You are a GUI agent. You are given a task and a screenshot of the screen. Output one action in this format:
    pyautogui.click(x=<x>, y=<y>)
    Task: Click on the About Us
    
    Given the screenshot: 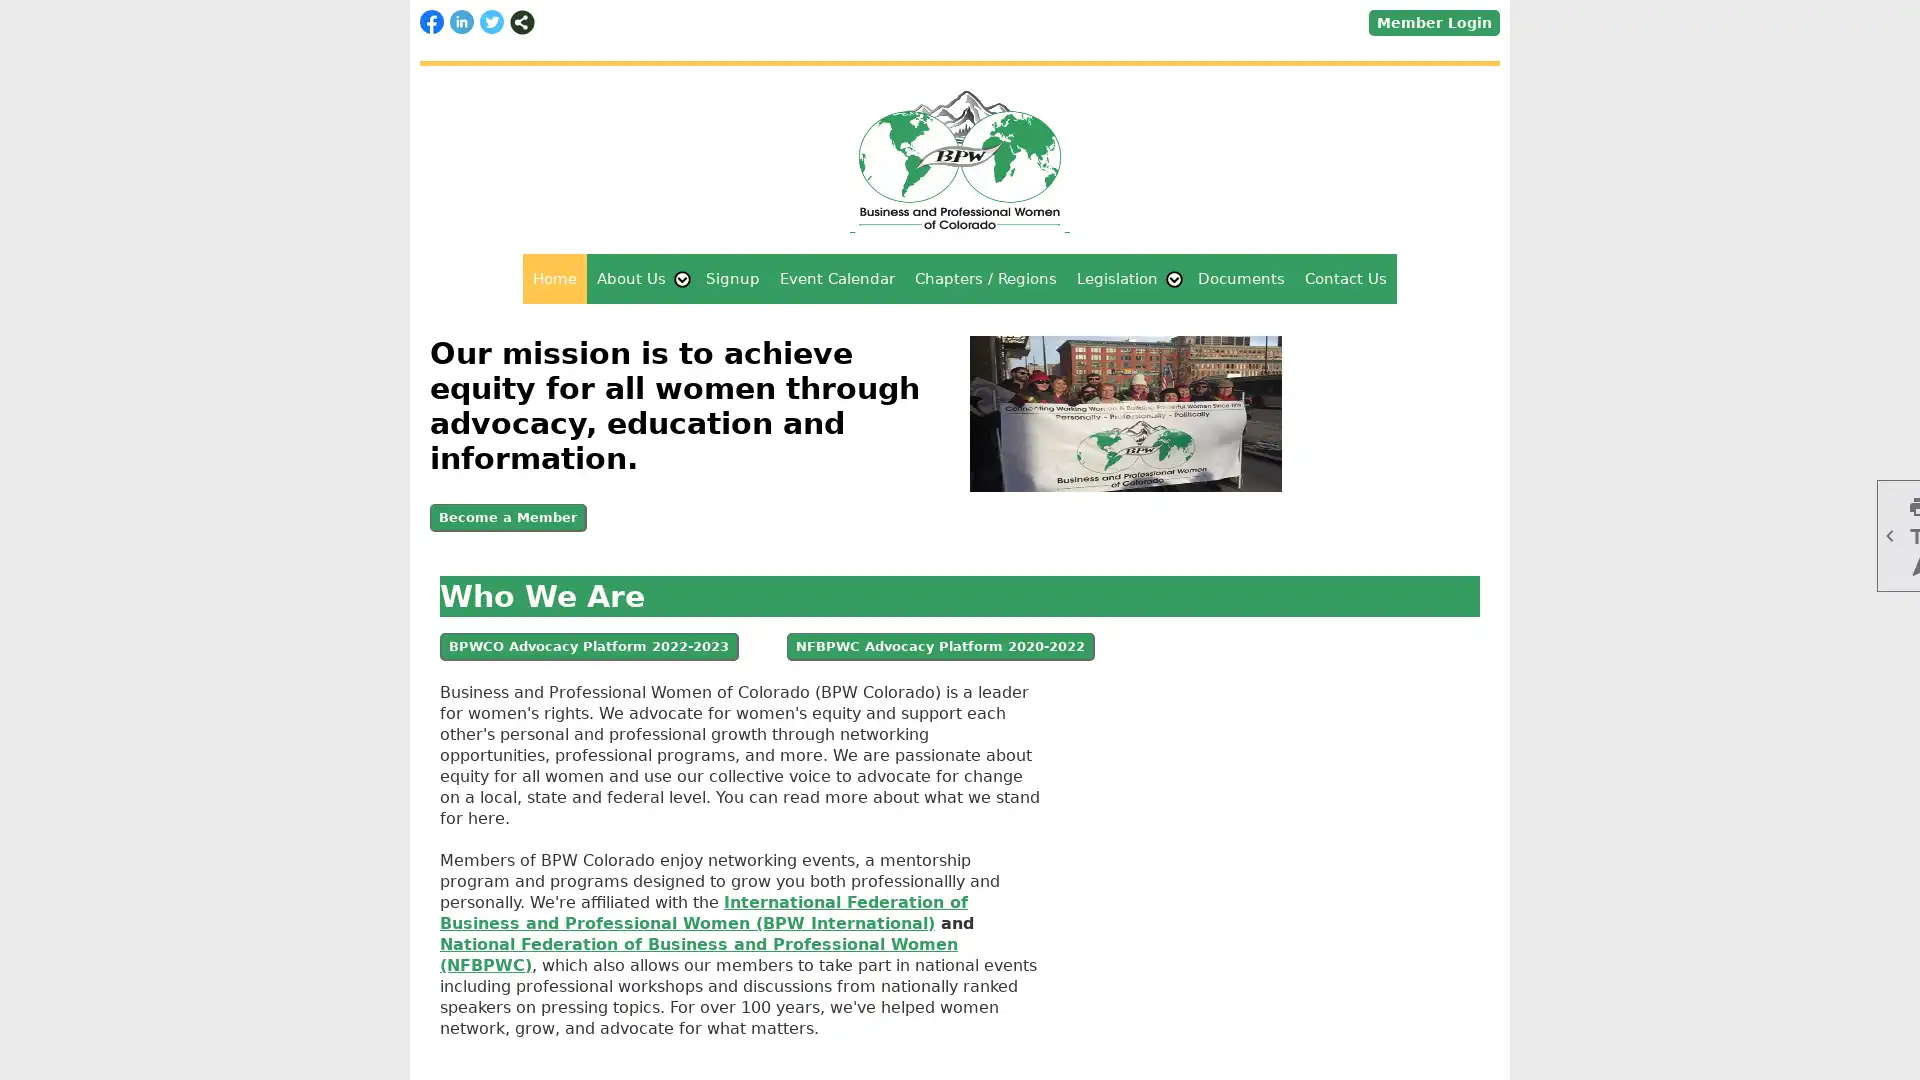 What is the action you would take?
    pyautogui.click(x=641, y=278)
    